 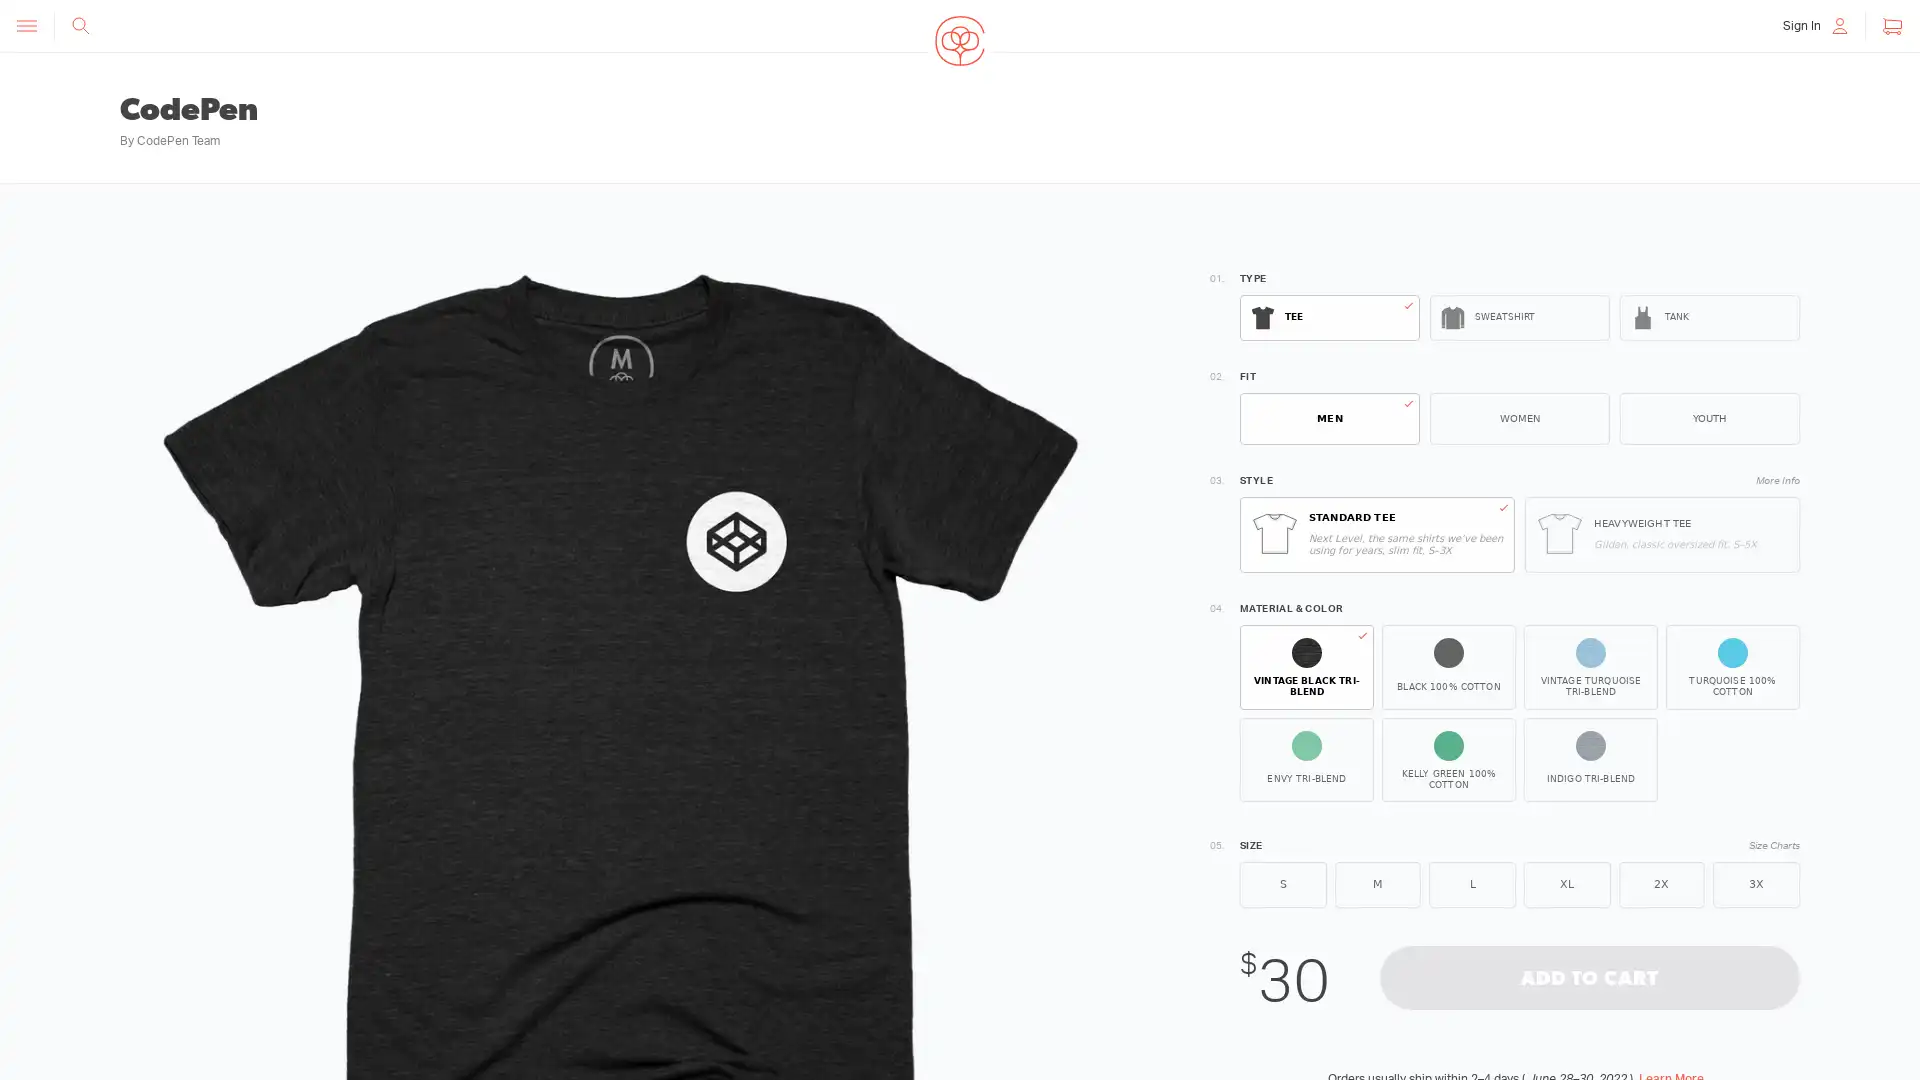 I want to click on S, so click(x=1282, y=883).